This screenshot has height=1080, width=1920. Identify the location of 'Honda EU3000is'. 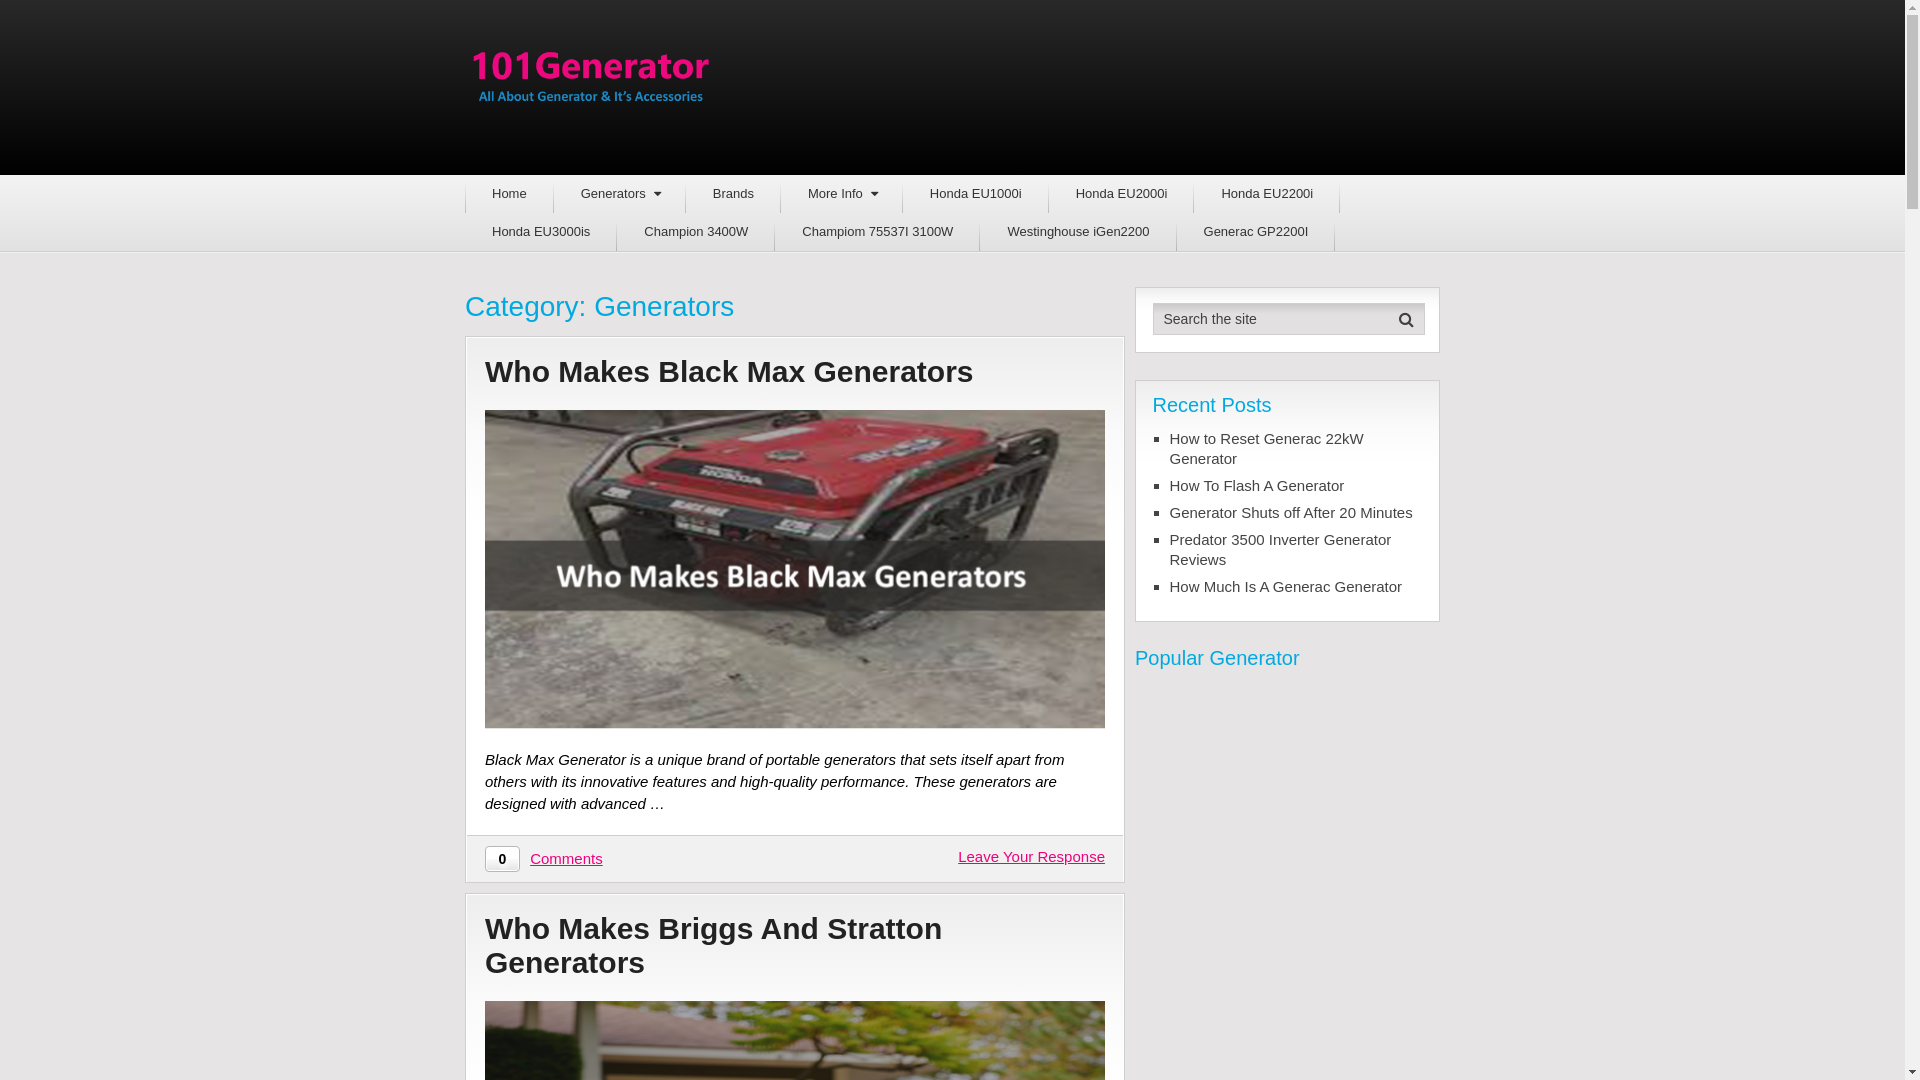
(464, 230).